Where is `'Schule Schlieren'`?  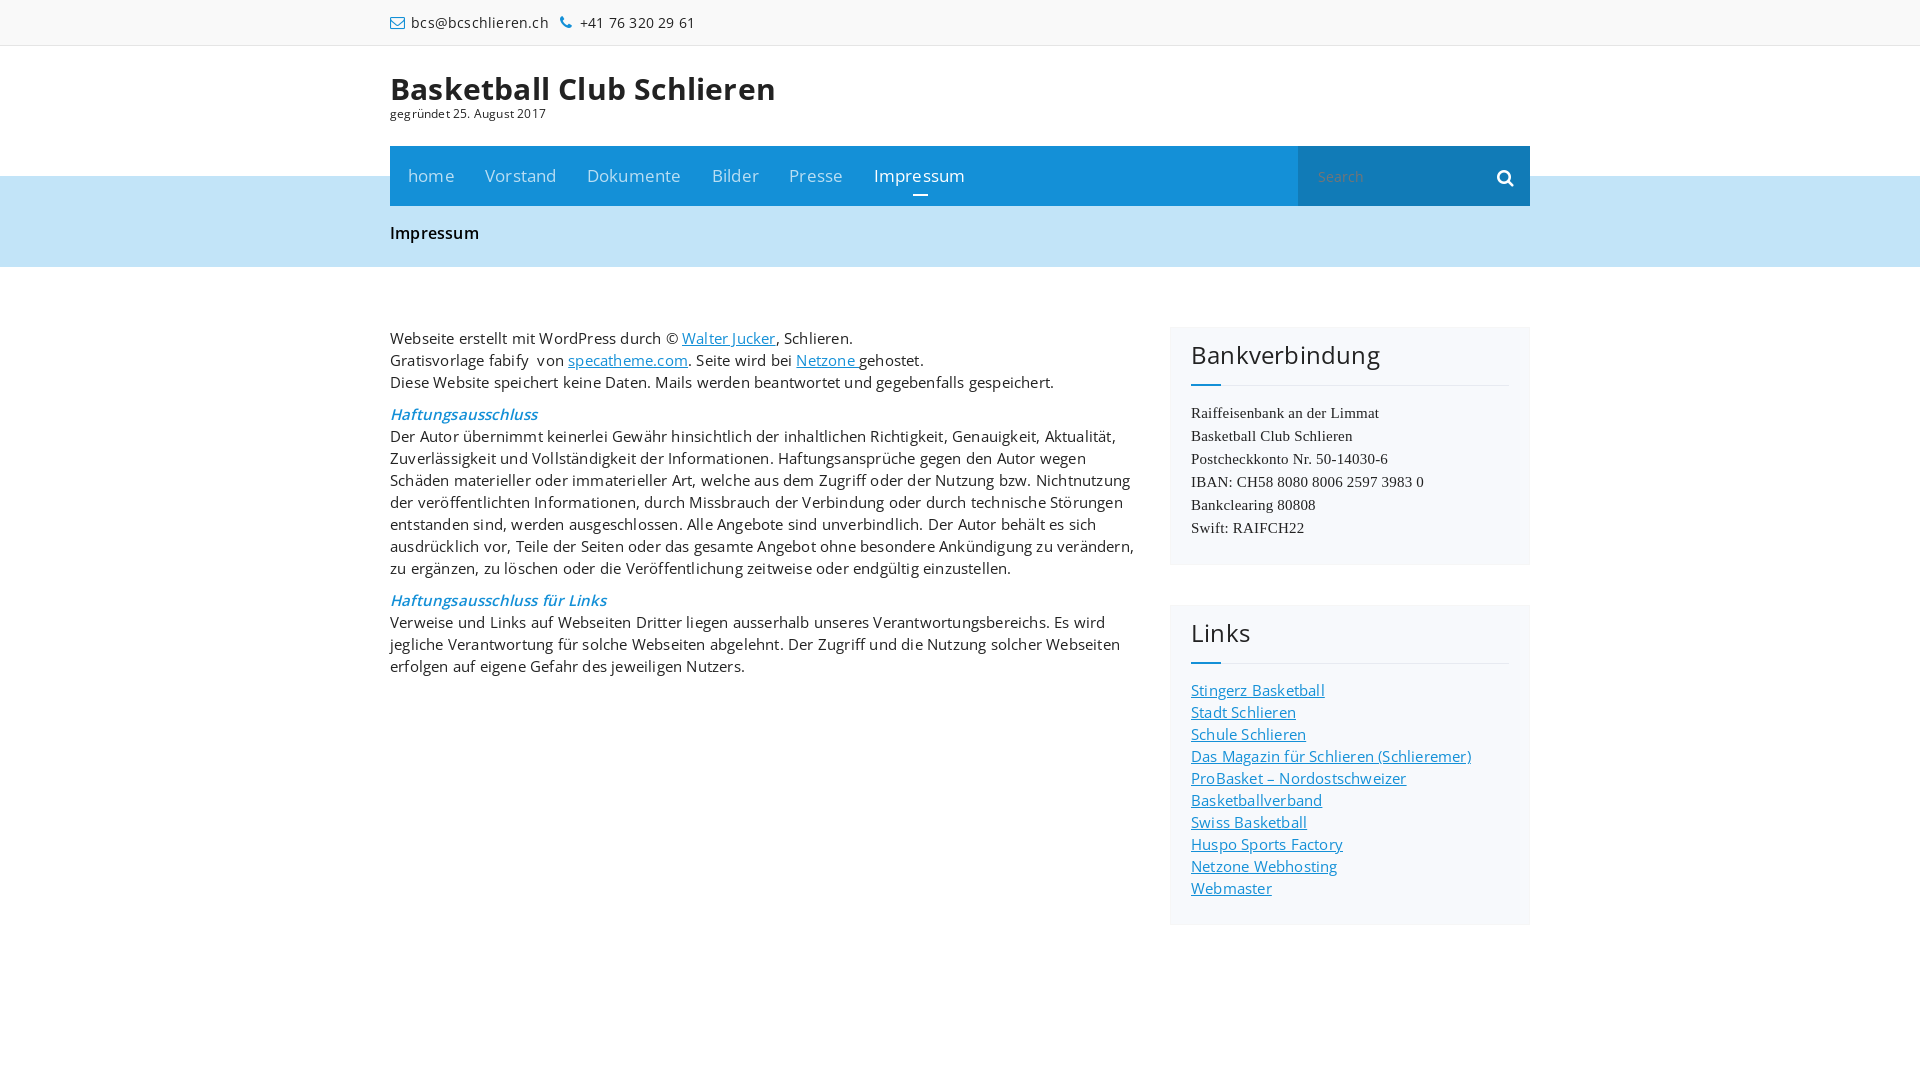
'Schule Schlieren' is located at coordinates (1247, 733).